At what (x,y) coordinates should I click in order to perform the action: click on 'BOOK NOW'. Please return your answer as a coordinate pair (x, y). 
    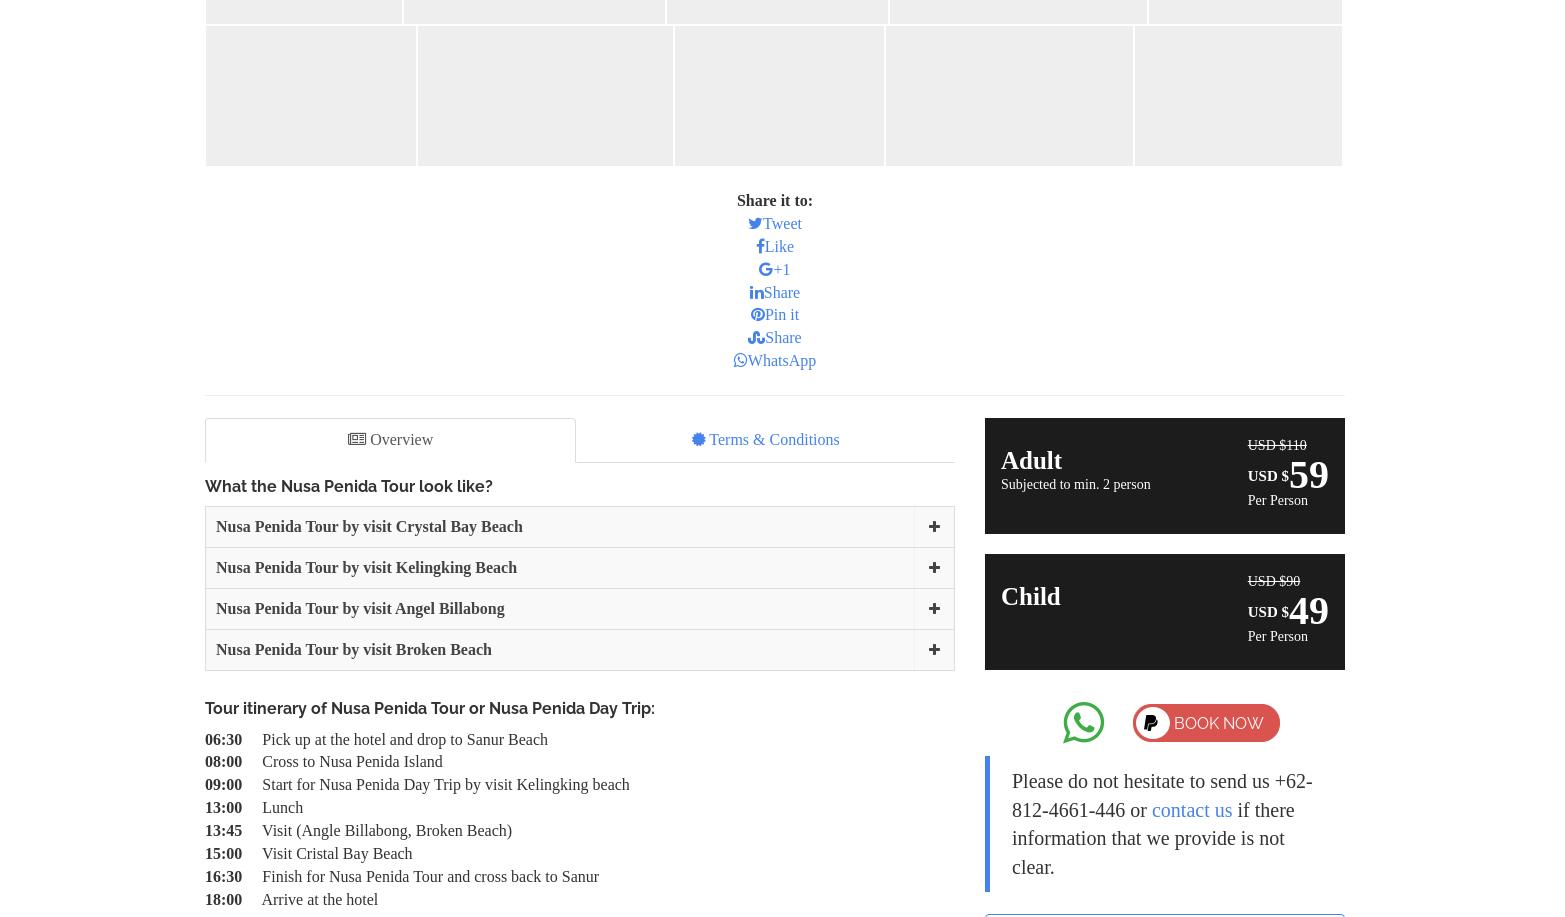
    Looking at the image, I should click on (1174, 722).